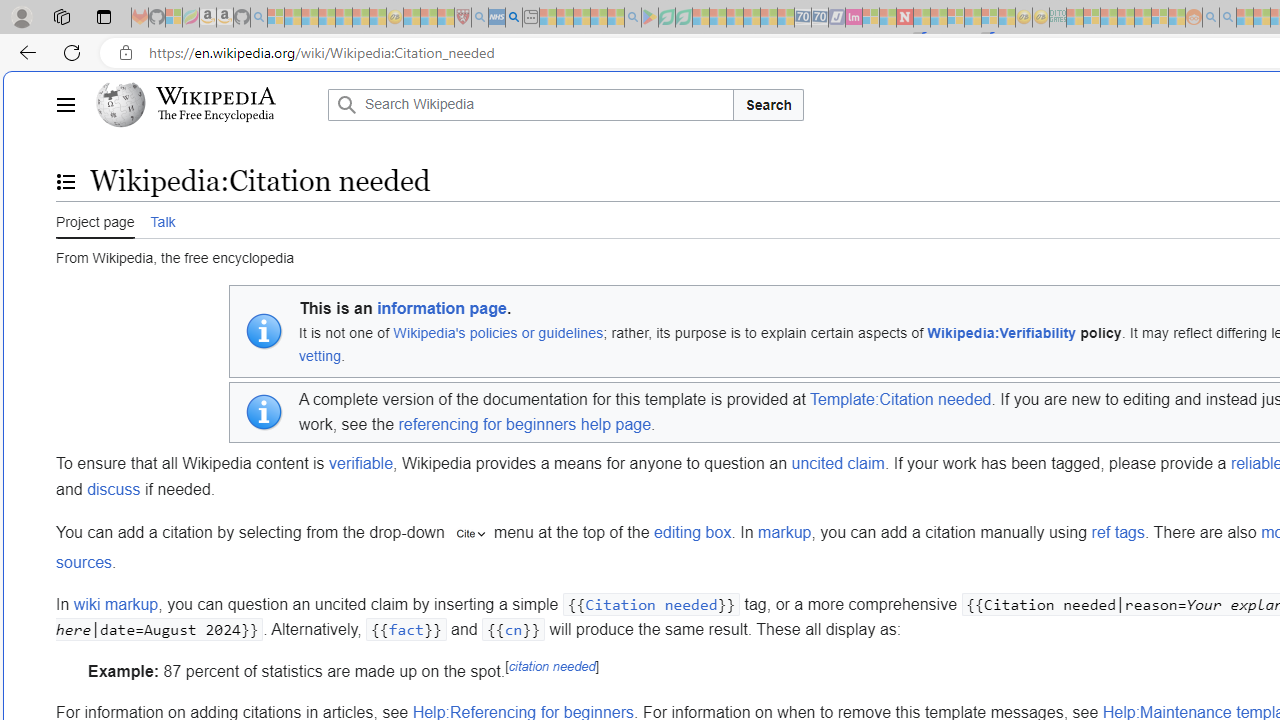 Image resolution: width=1280 pixels, height=720 pixels. I want to click on '"cite"', so click(468, 533).